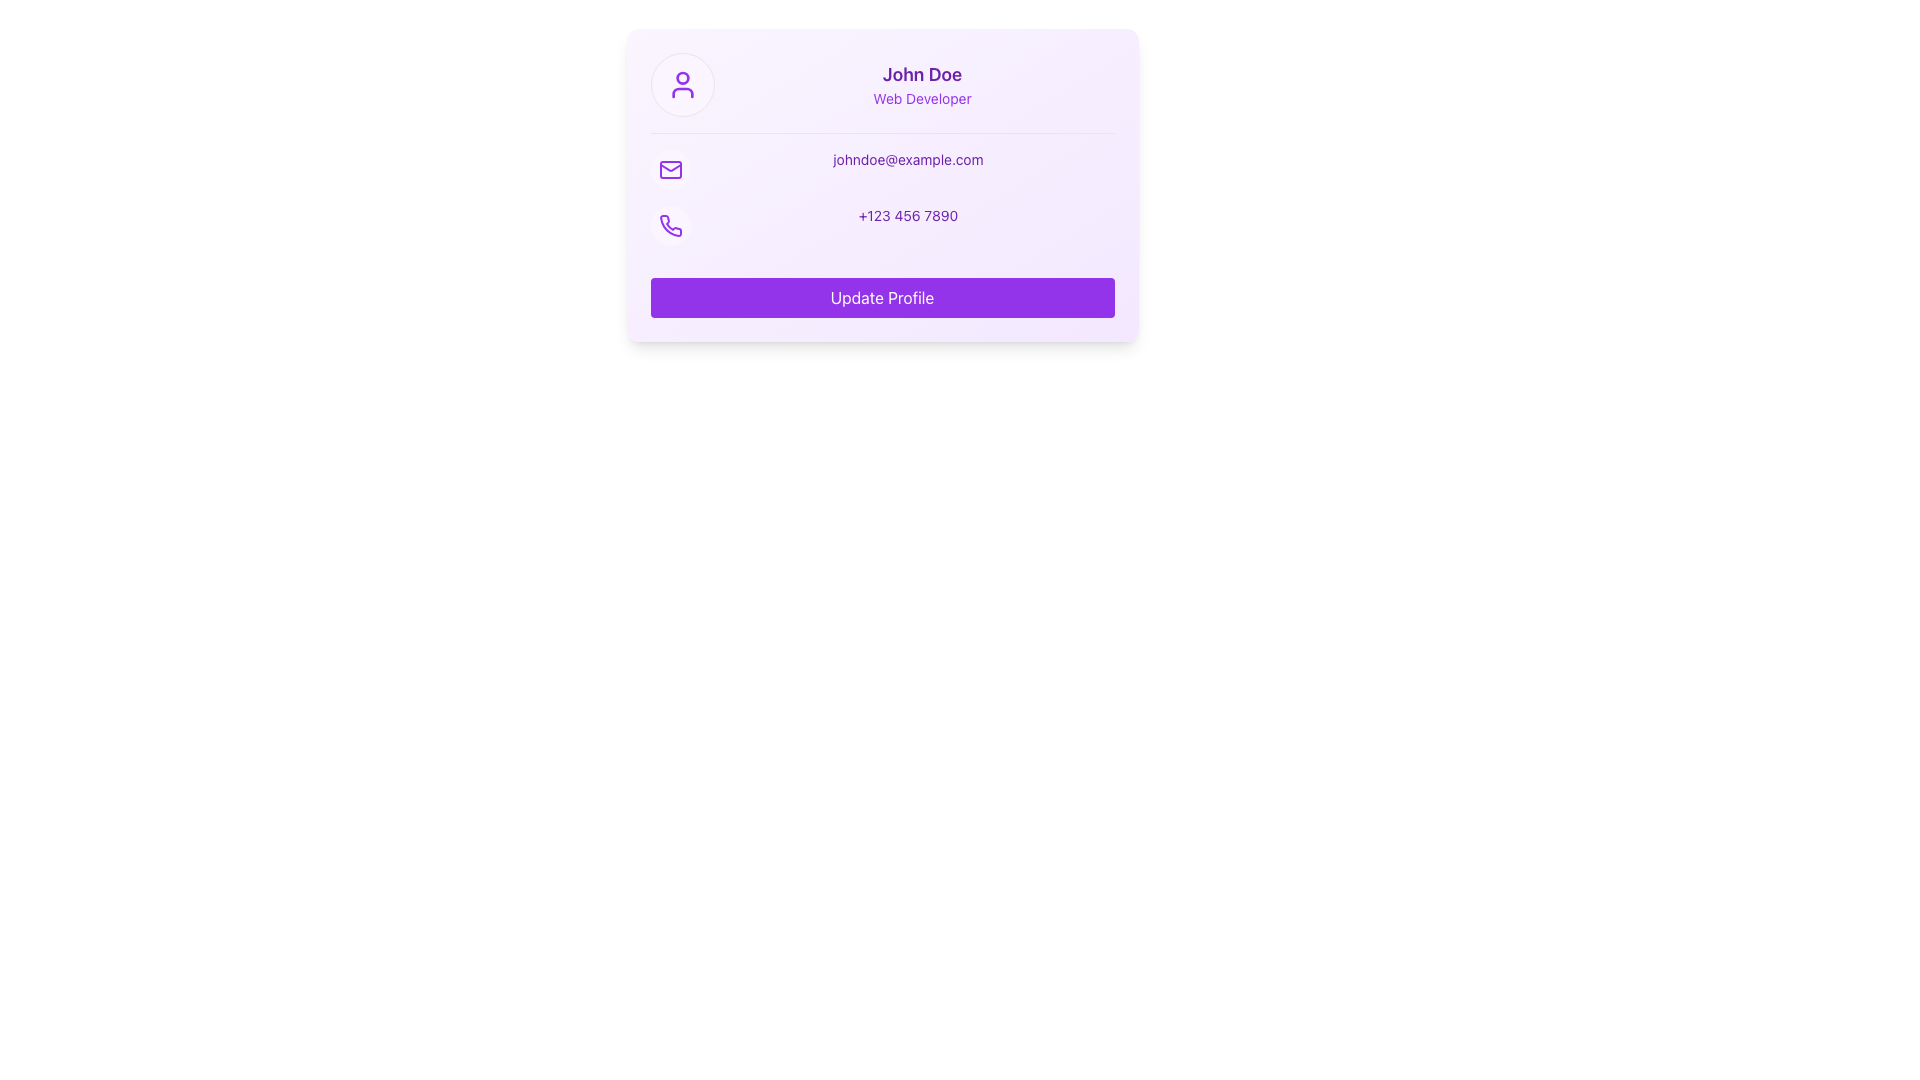 The height and width of the screenshot is (1080, 1920). What do you see at coordinates (921, 99) in the screenshot?
I see `text content of the 'Web Developer' text label, which is a small purple font located beneath the 'John Doe' header in the profile card` at bounding box center [921, 99].